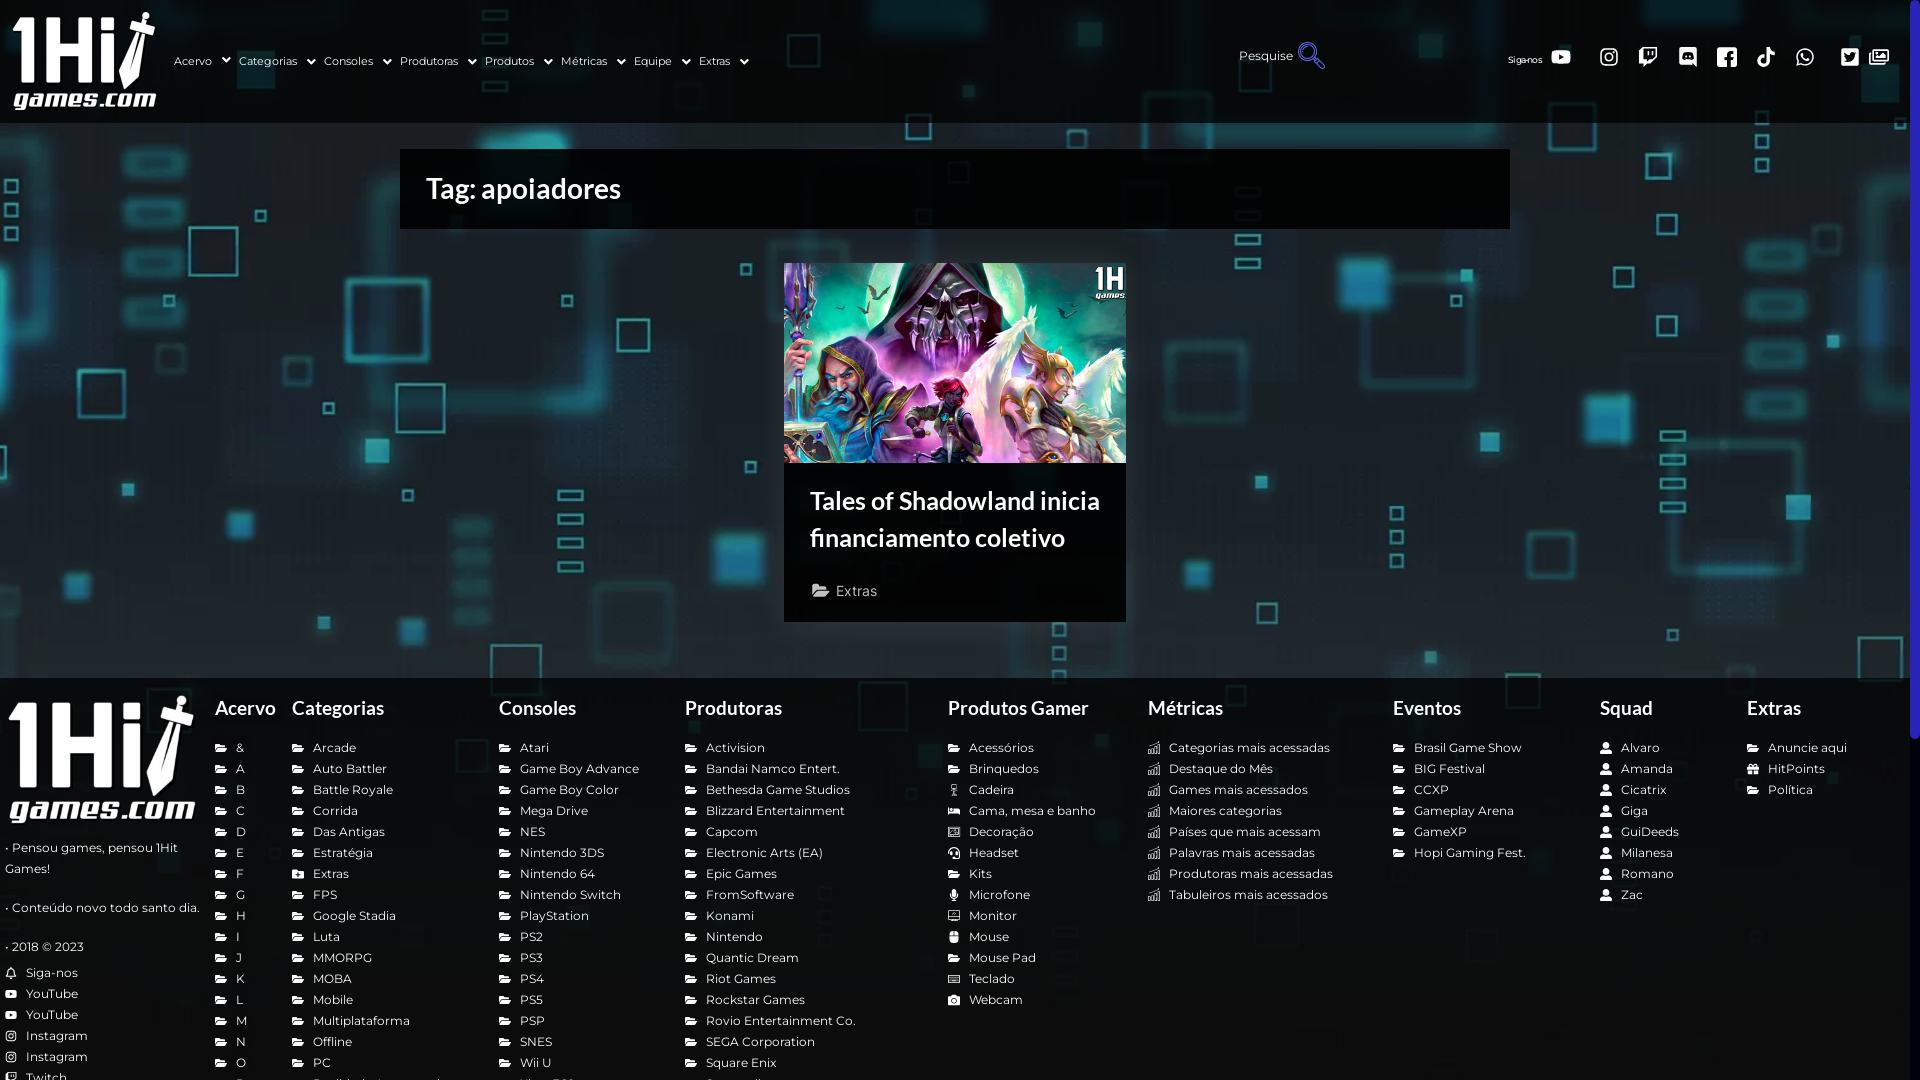 Image resolution: width=1920 pixels, height=1080 pixels. Describe the element at coordinates (242, 999) in the screenshot. I see `'L'` at that location.